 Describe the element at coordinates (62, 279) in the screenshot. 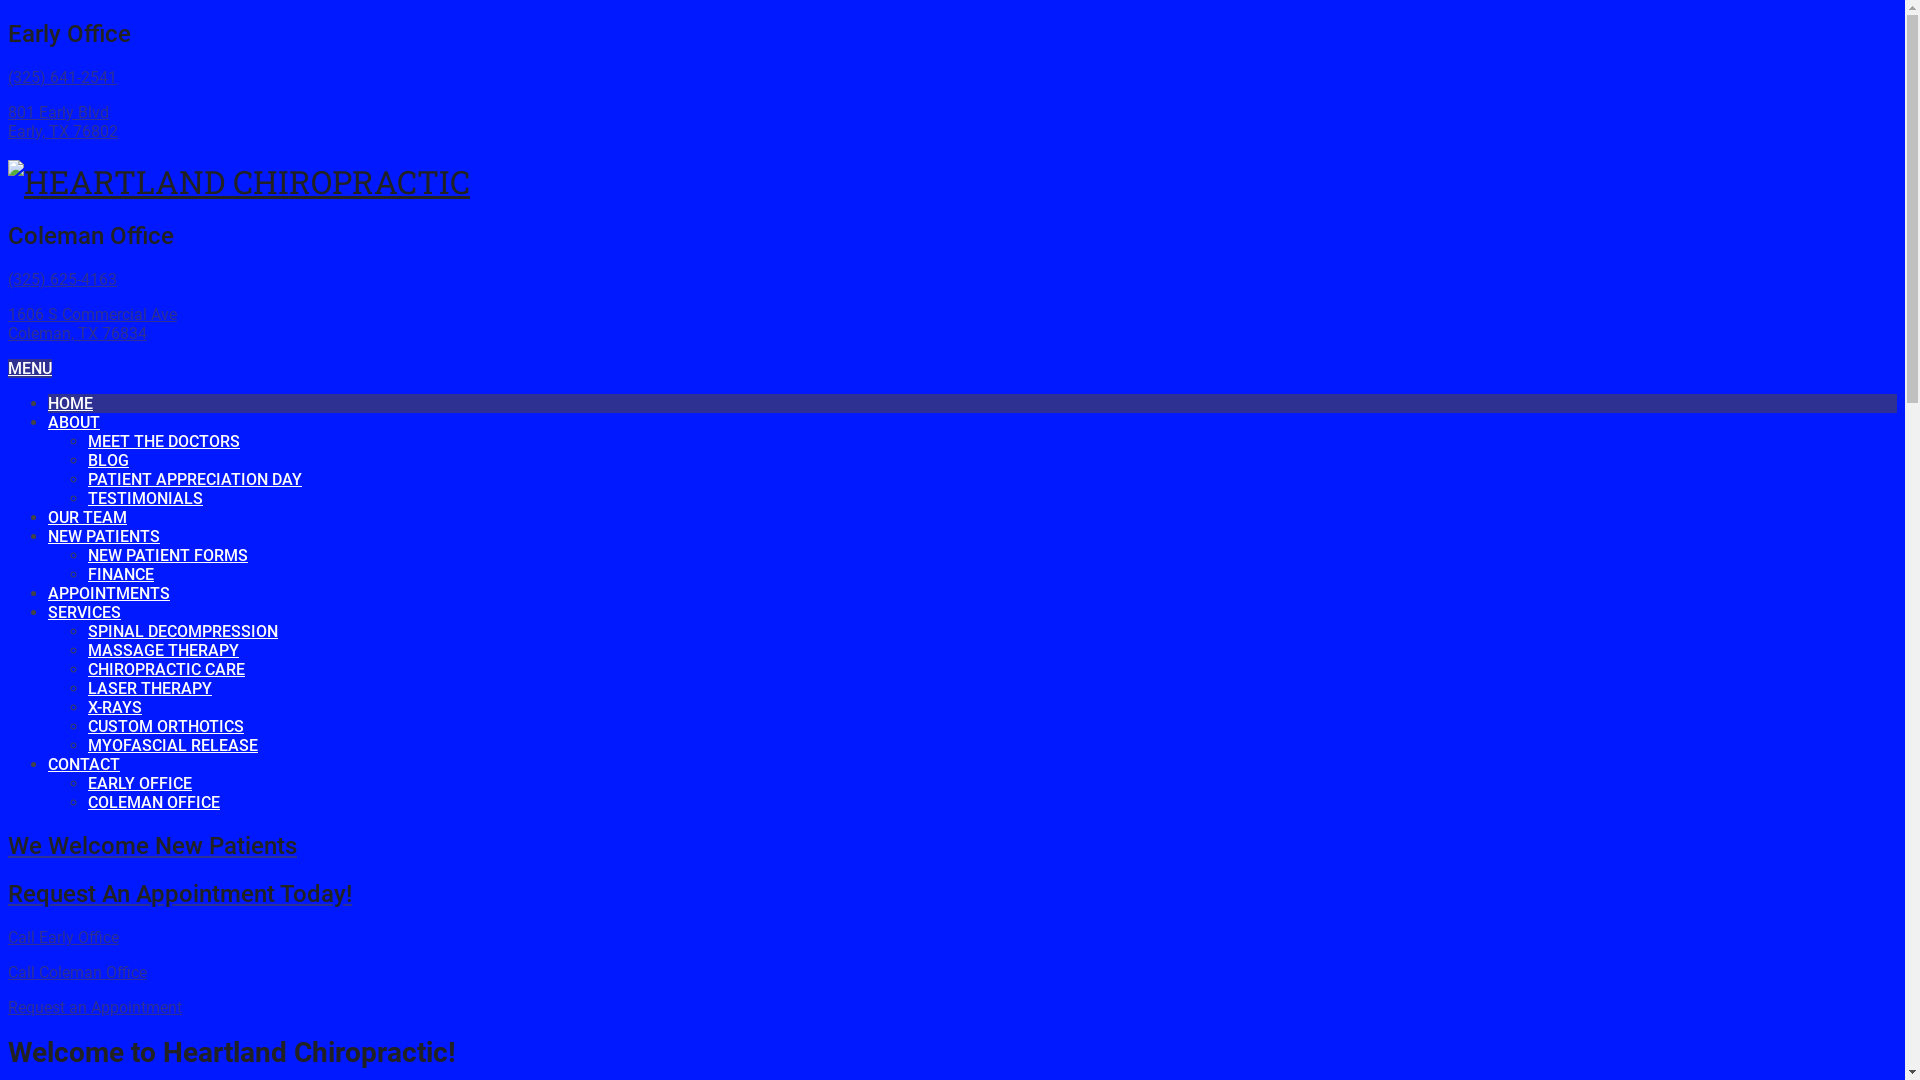

I see `'(325) 625-4163'` at that location.